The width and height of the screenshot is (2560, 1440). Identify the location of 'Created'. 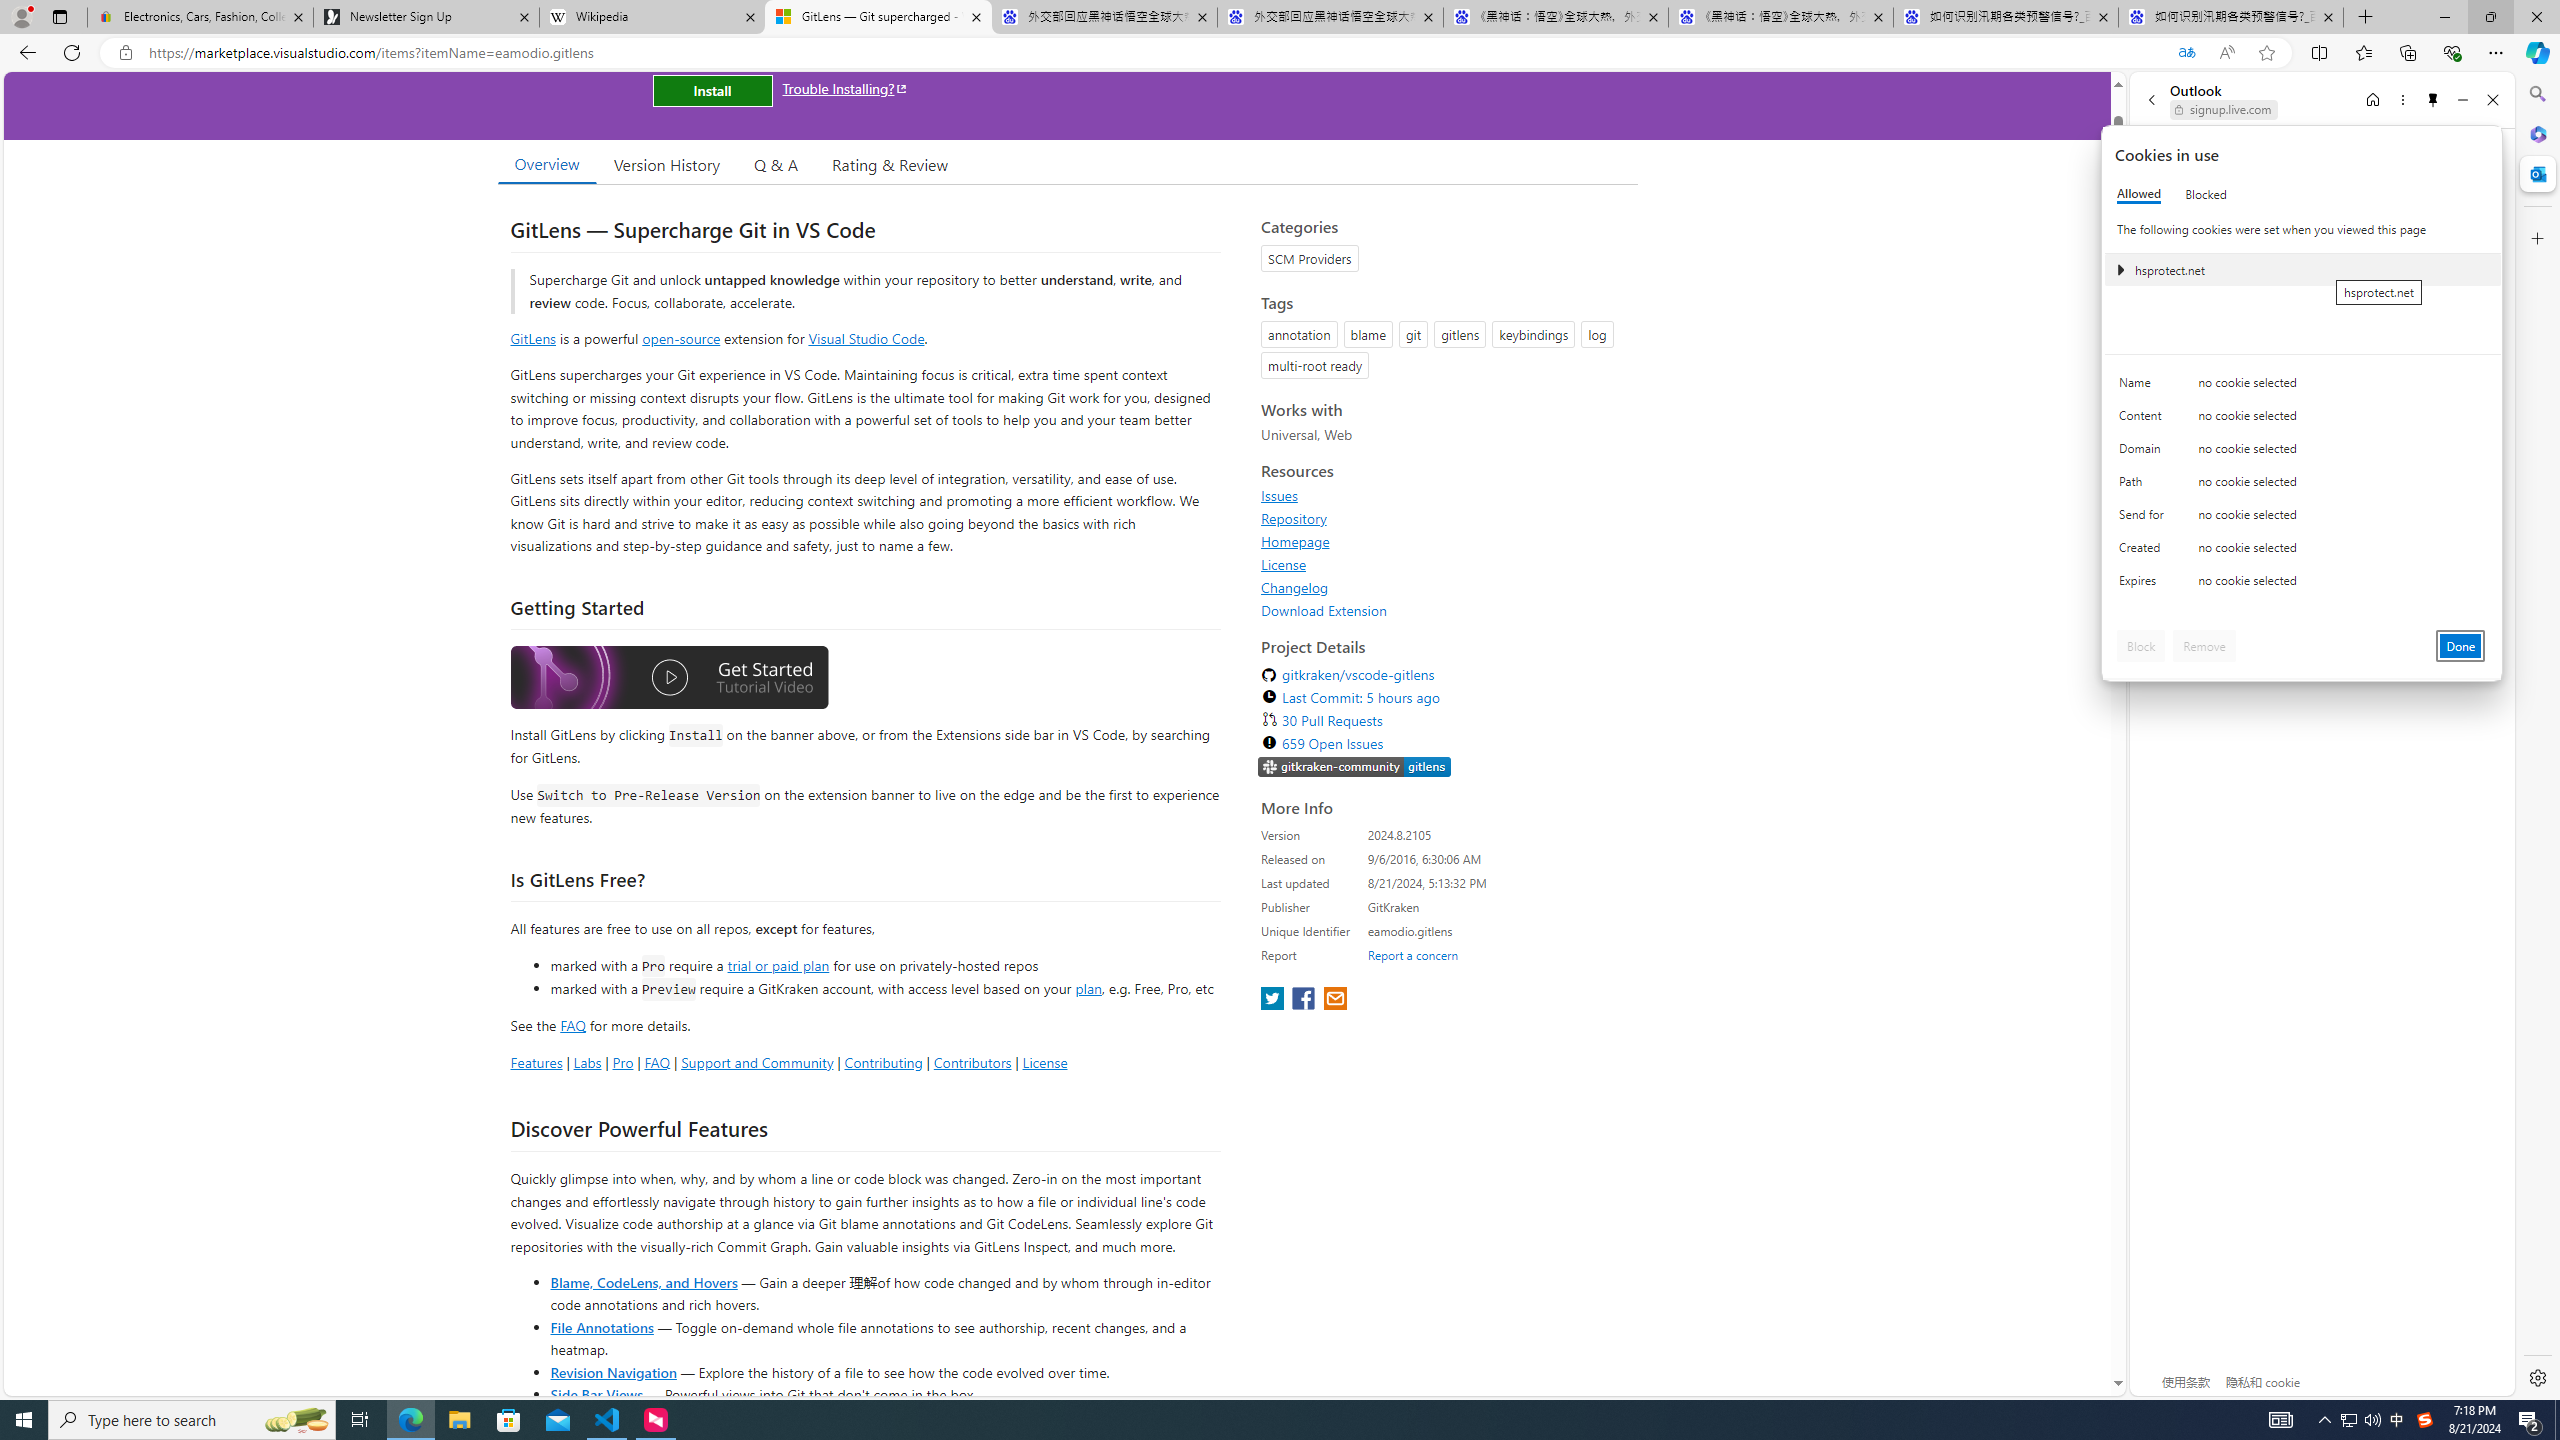
(2144, 551).